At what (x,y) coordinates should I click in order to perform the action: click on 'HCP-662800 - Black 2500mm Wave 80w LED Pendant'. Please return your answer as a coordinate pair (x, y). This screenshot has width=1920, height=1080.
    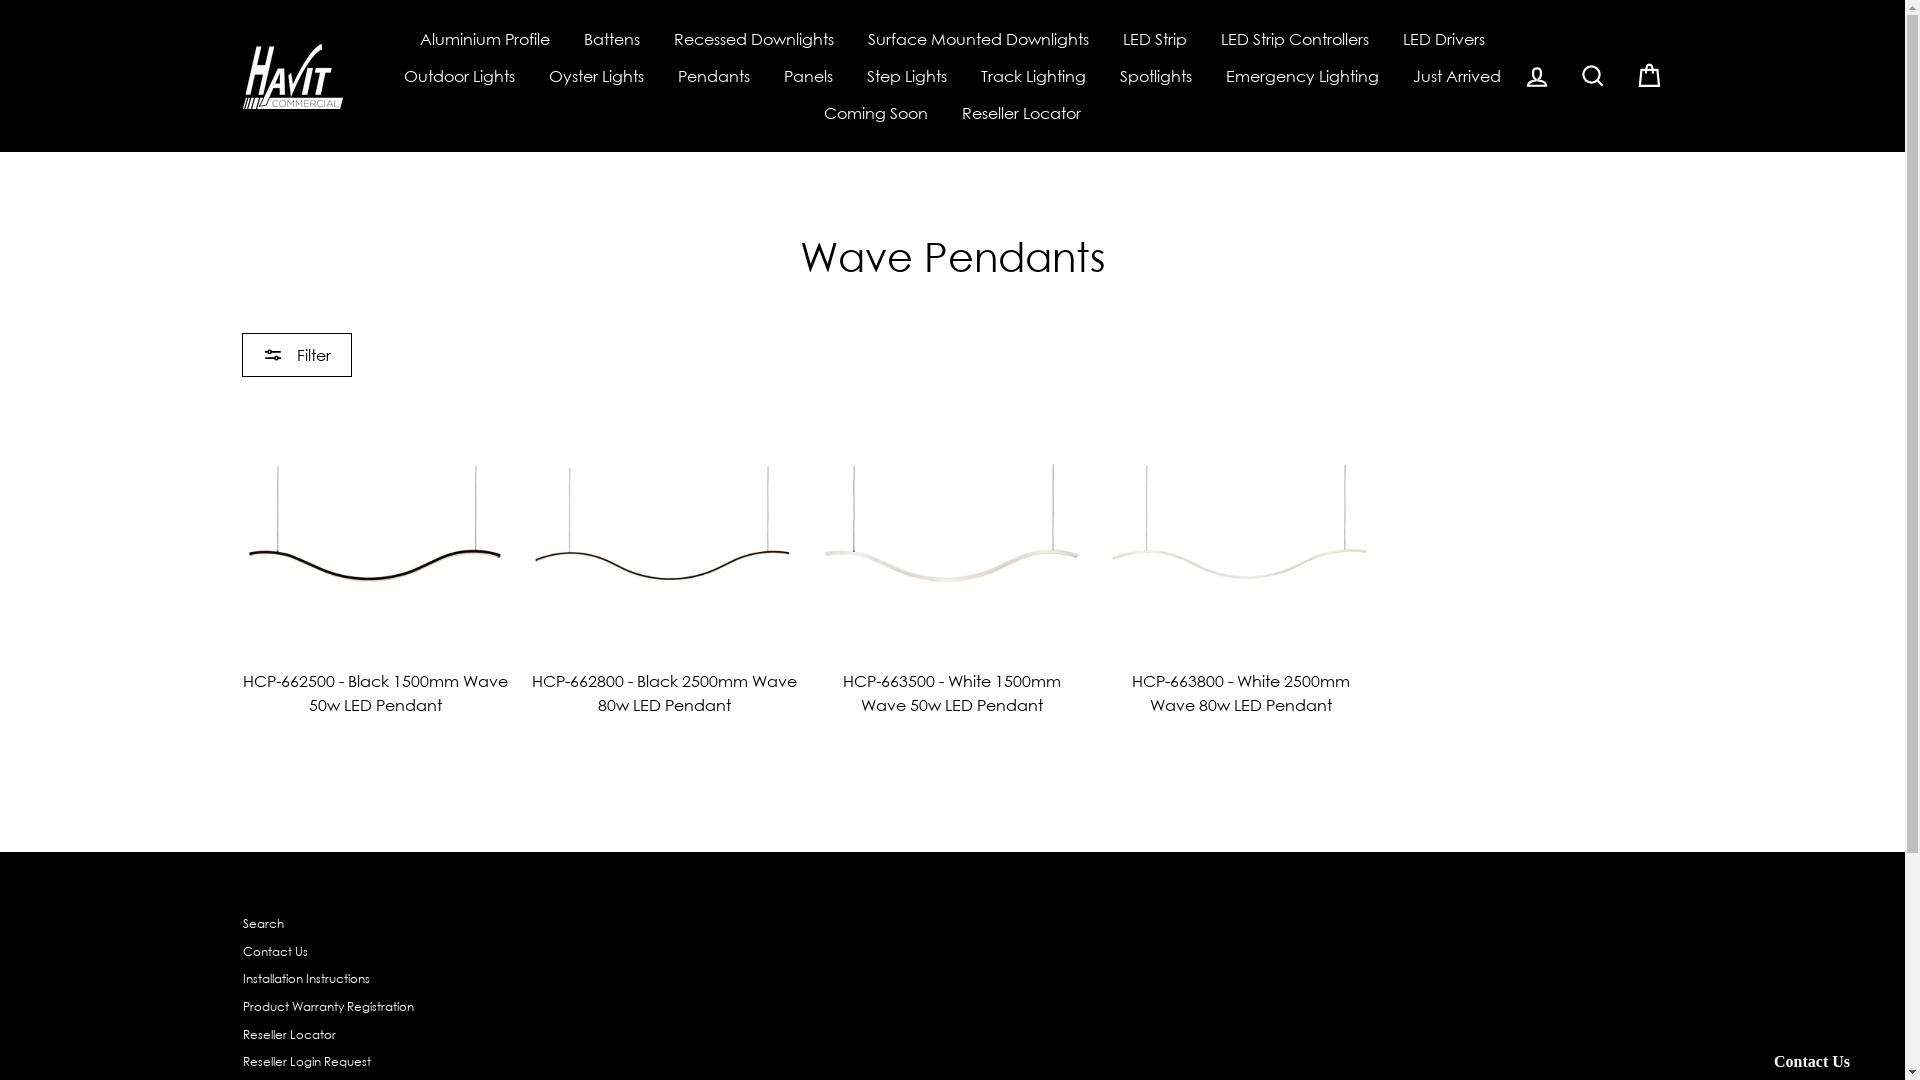
    Looking at the image, I should click on (663, 559).